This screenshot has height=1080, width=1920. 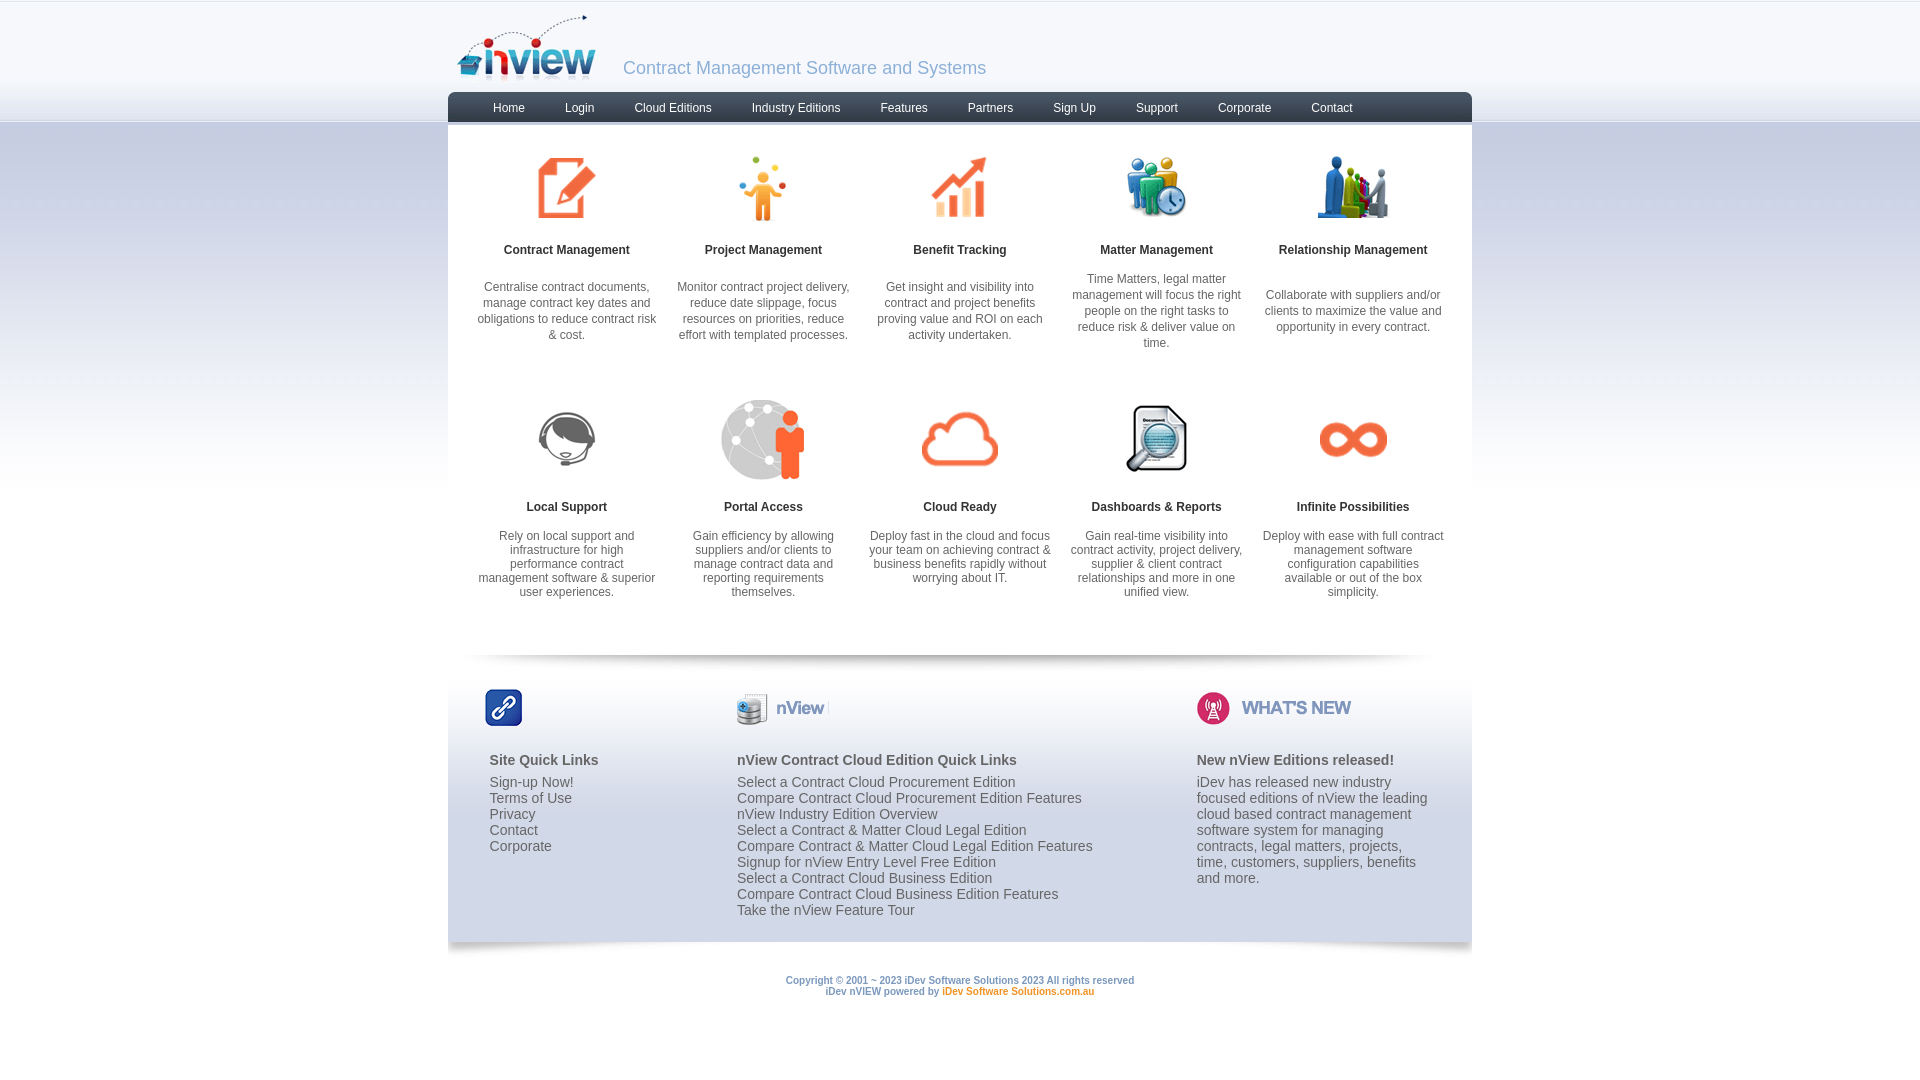 I want to click on 'Select a Contract Cloud Business Edition', so click(x=864, y=877).